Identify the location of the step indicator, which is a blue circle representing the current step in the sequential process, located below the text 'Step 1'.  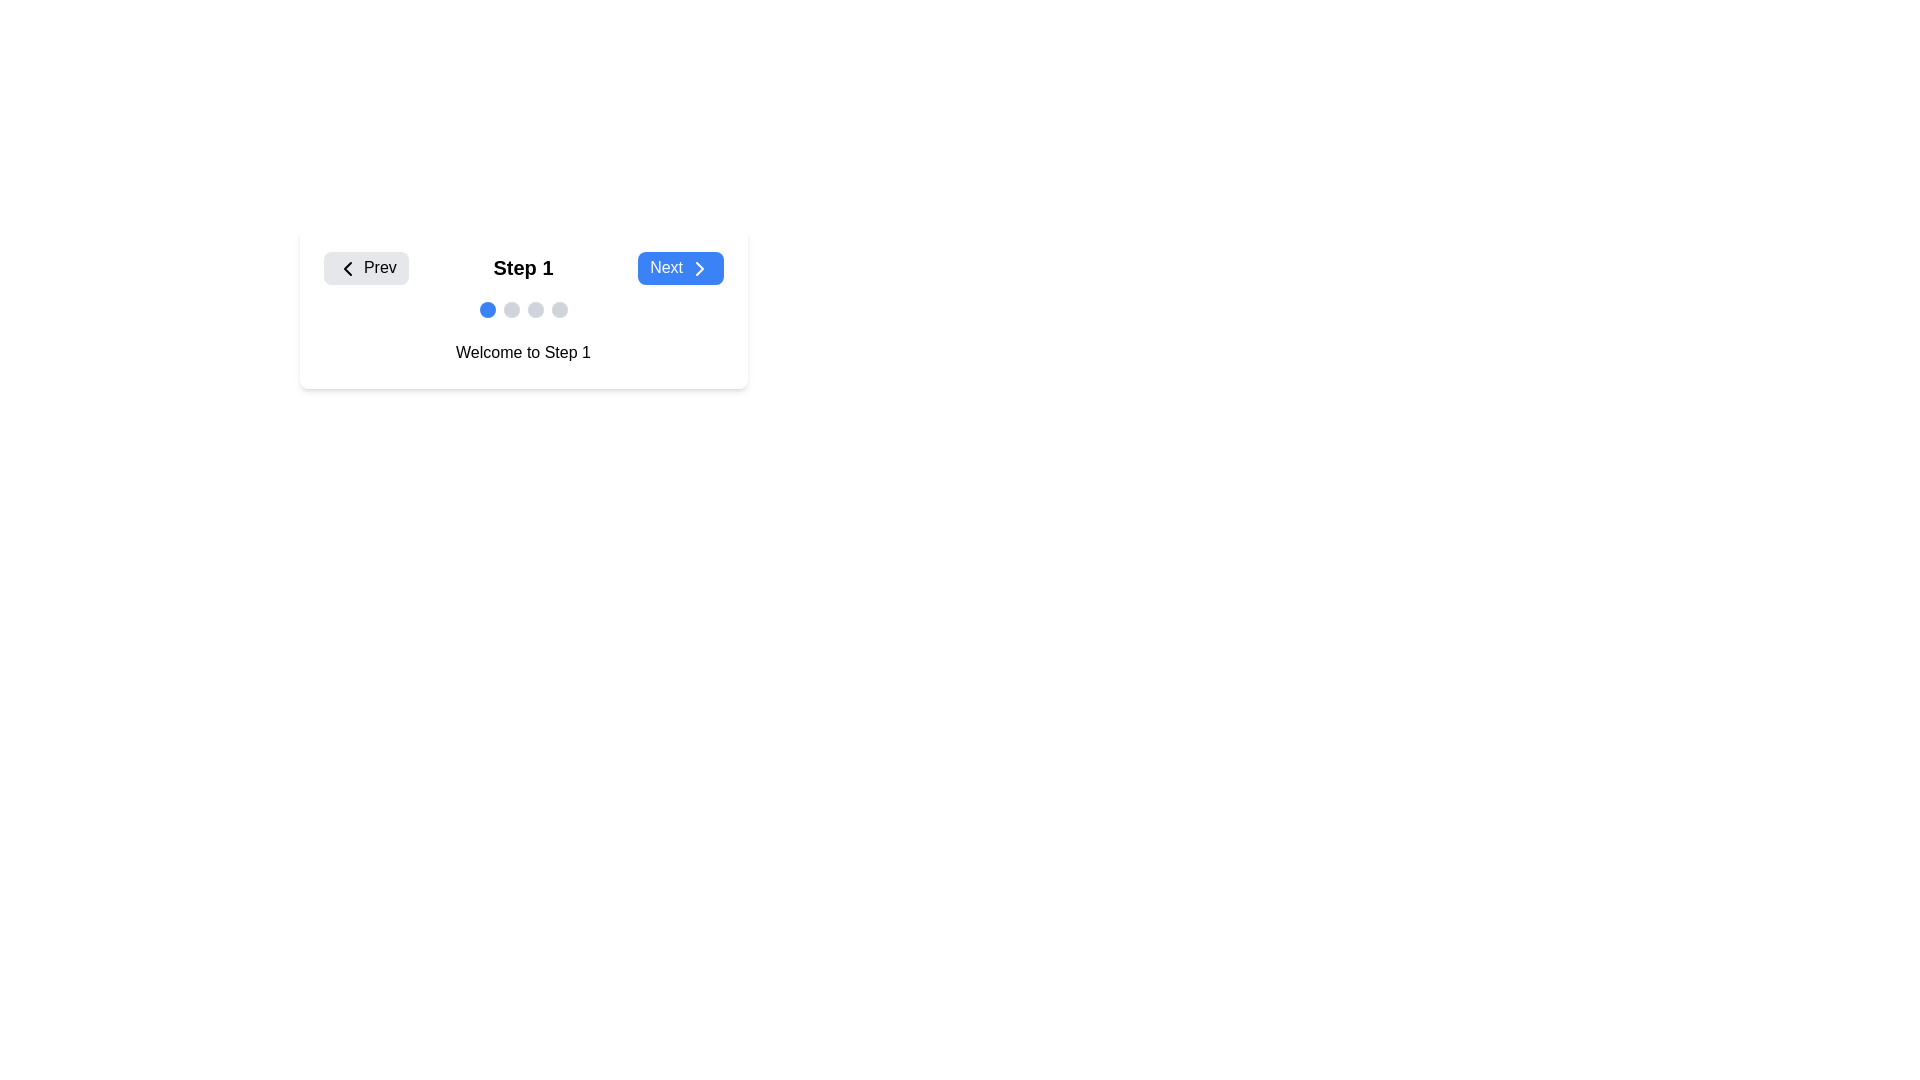
(523, 312).